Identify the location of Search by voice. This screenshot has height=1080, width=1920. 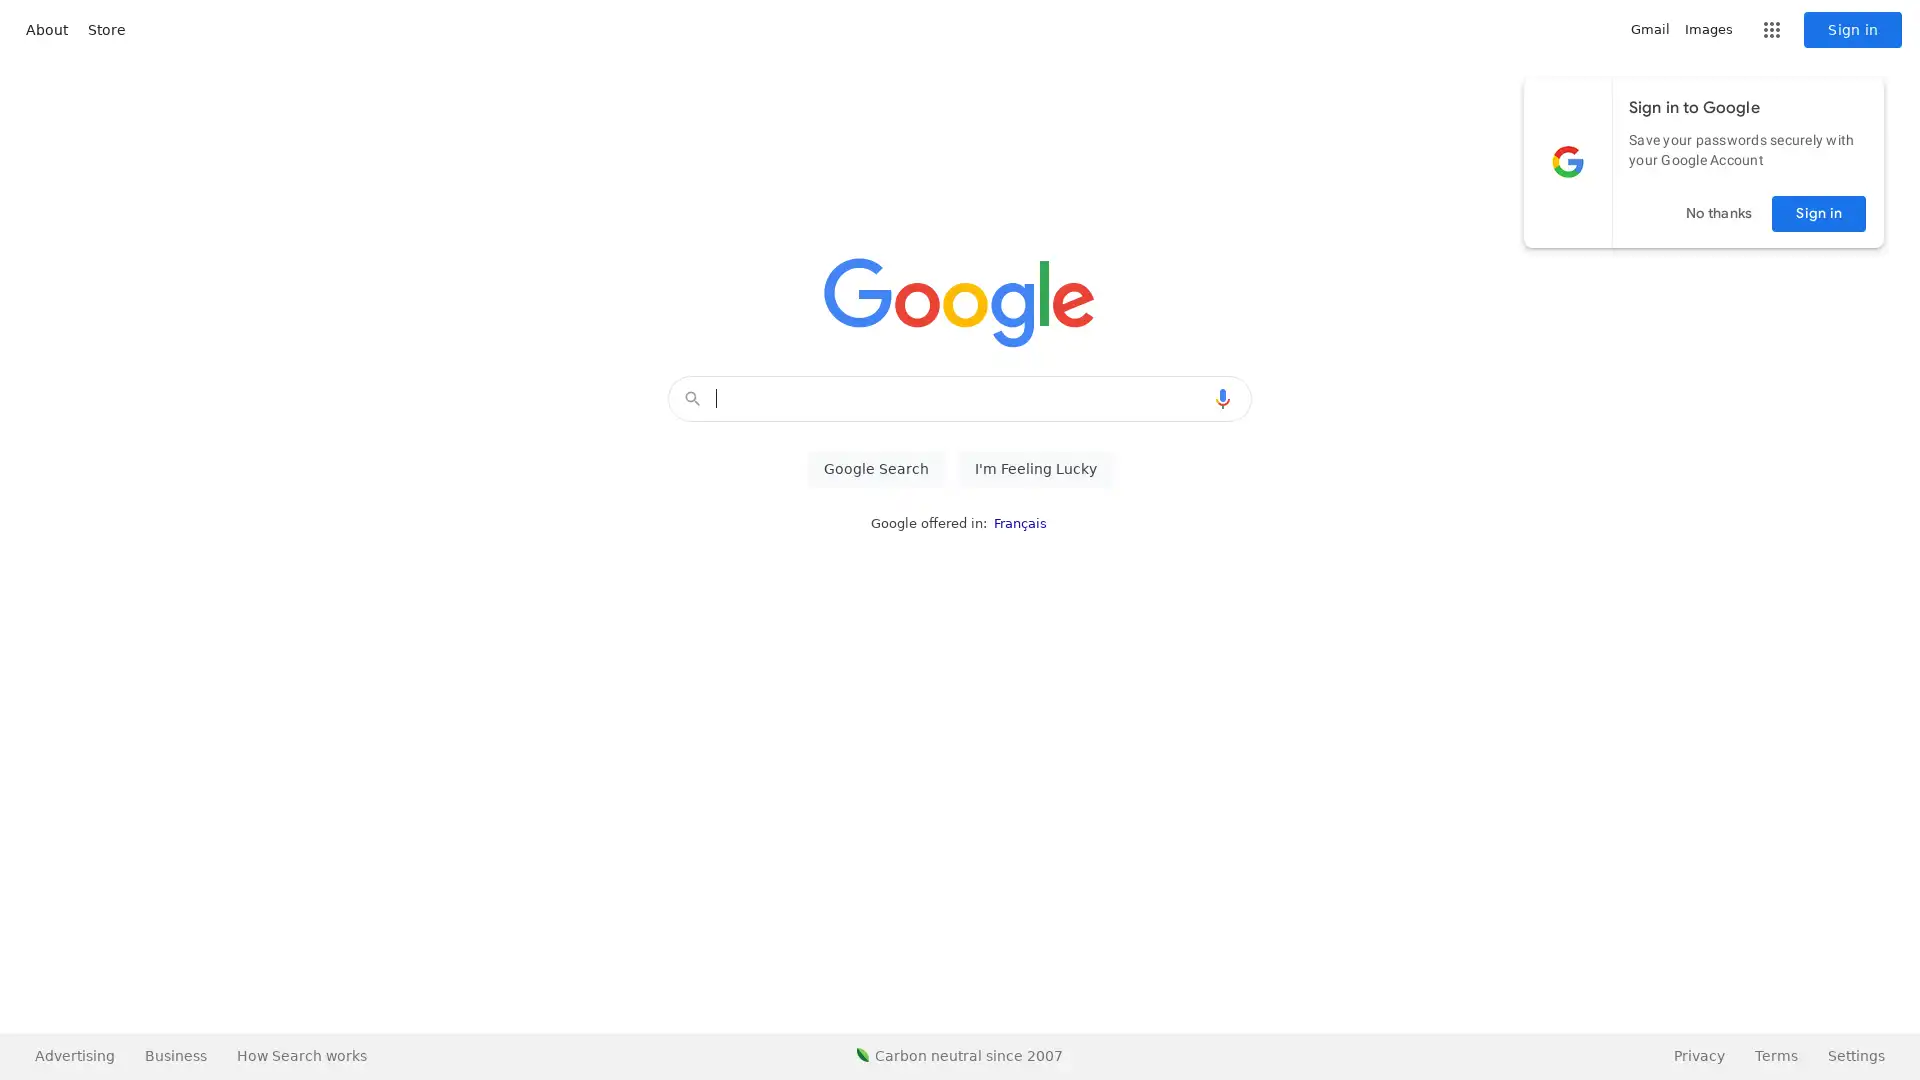
(1222, 398).